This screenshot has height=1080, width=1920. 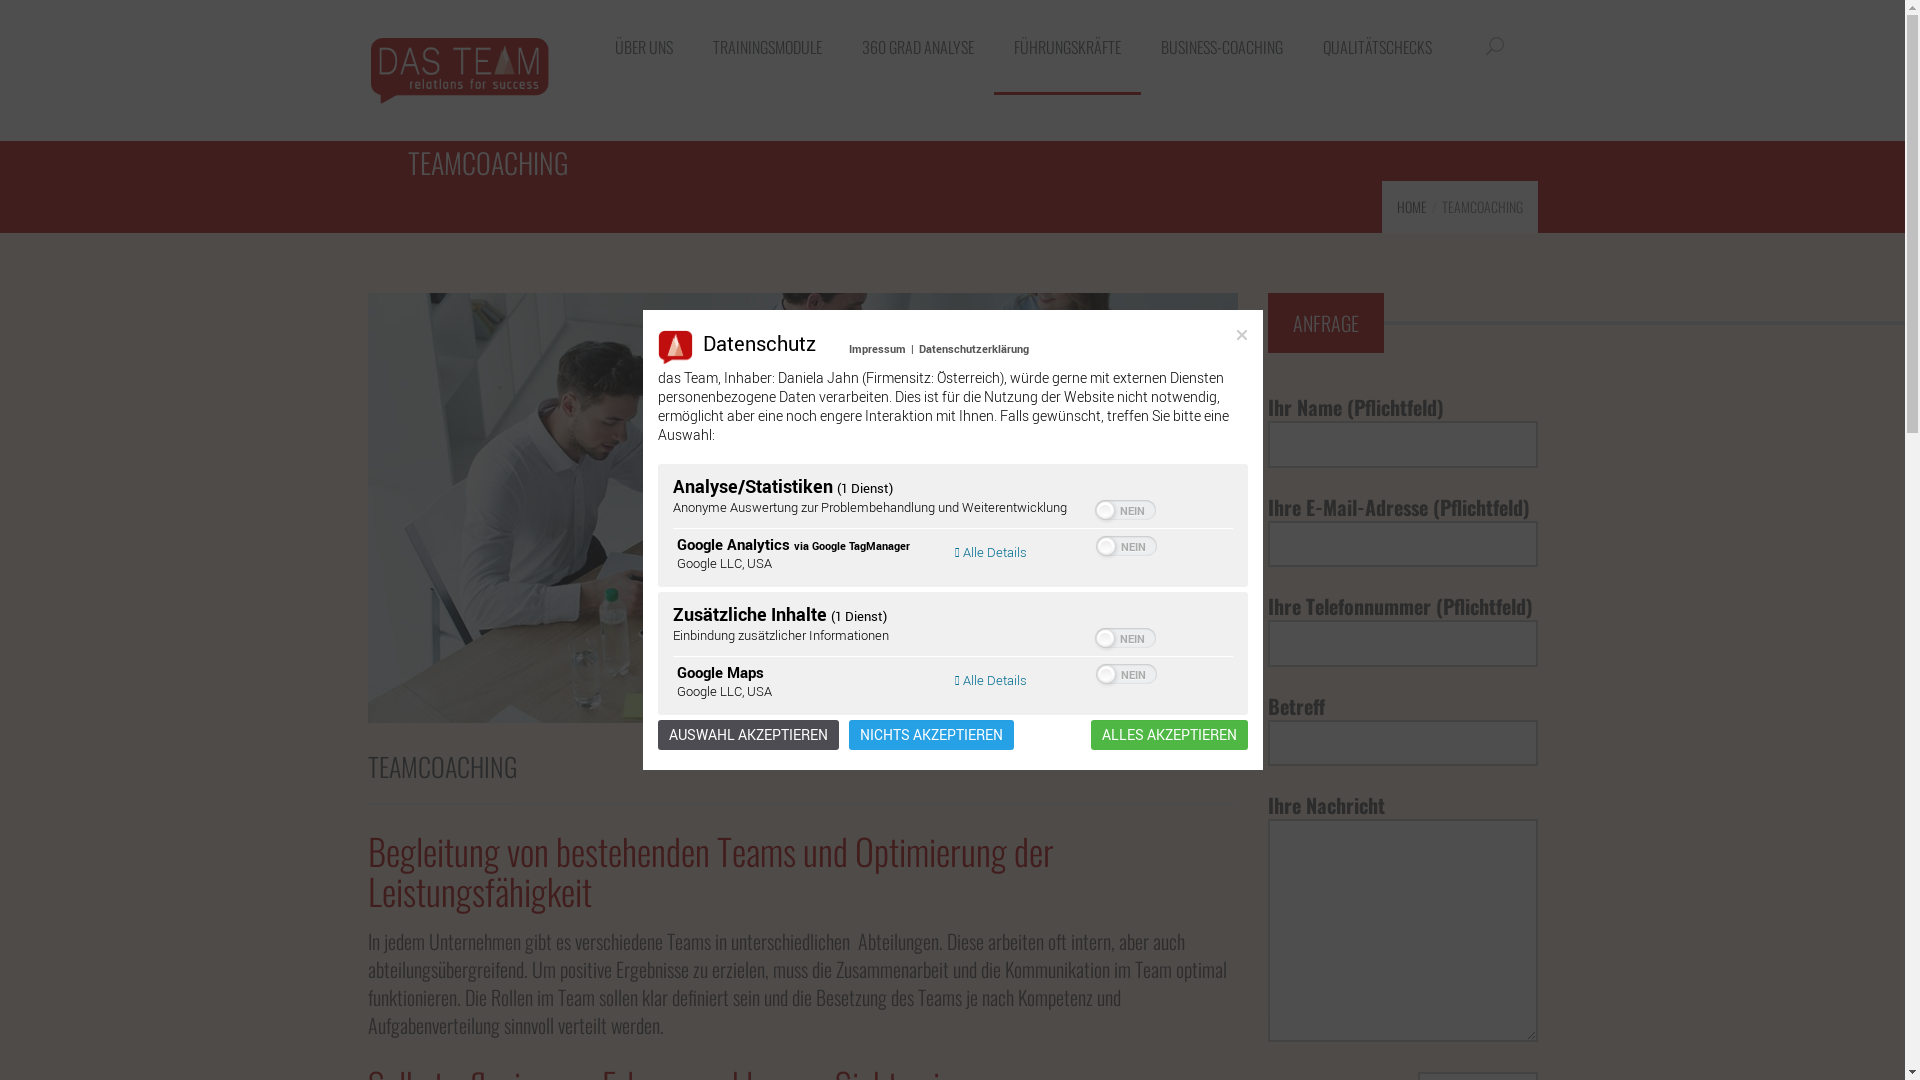 What do you see at coordinates (1219, 46) in the screenshot?
I see `'BUSINESS-COACHING'` at bounding box center [1219, 46].